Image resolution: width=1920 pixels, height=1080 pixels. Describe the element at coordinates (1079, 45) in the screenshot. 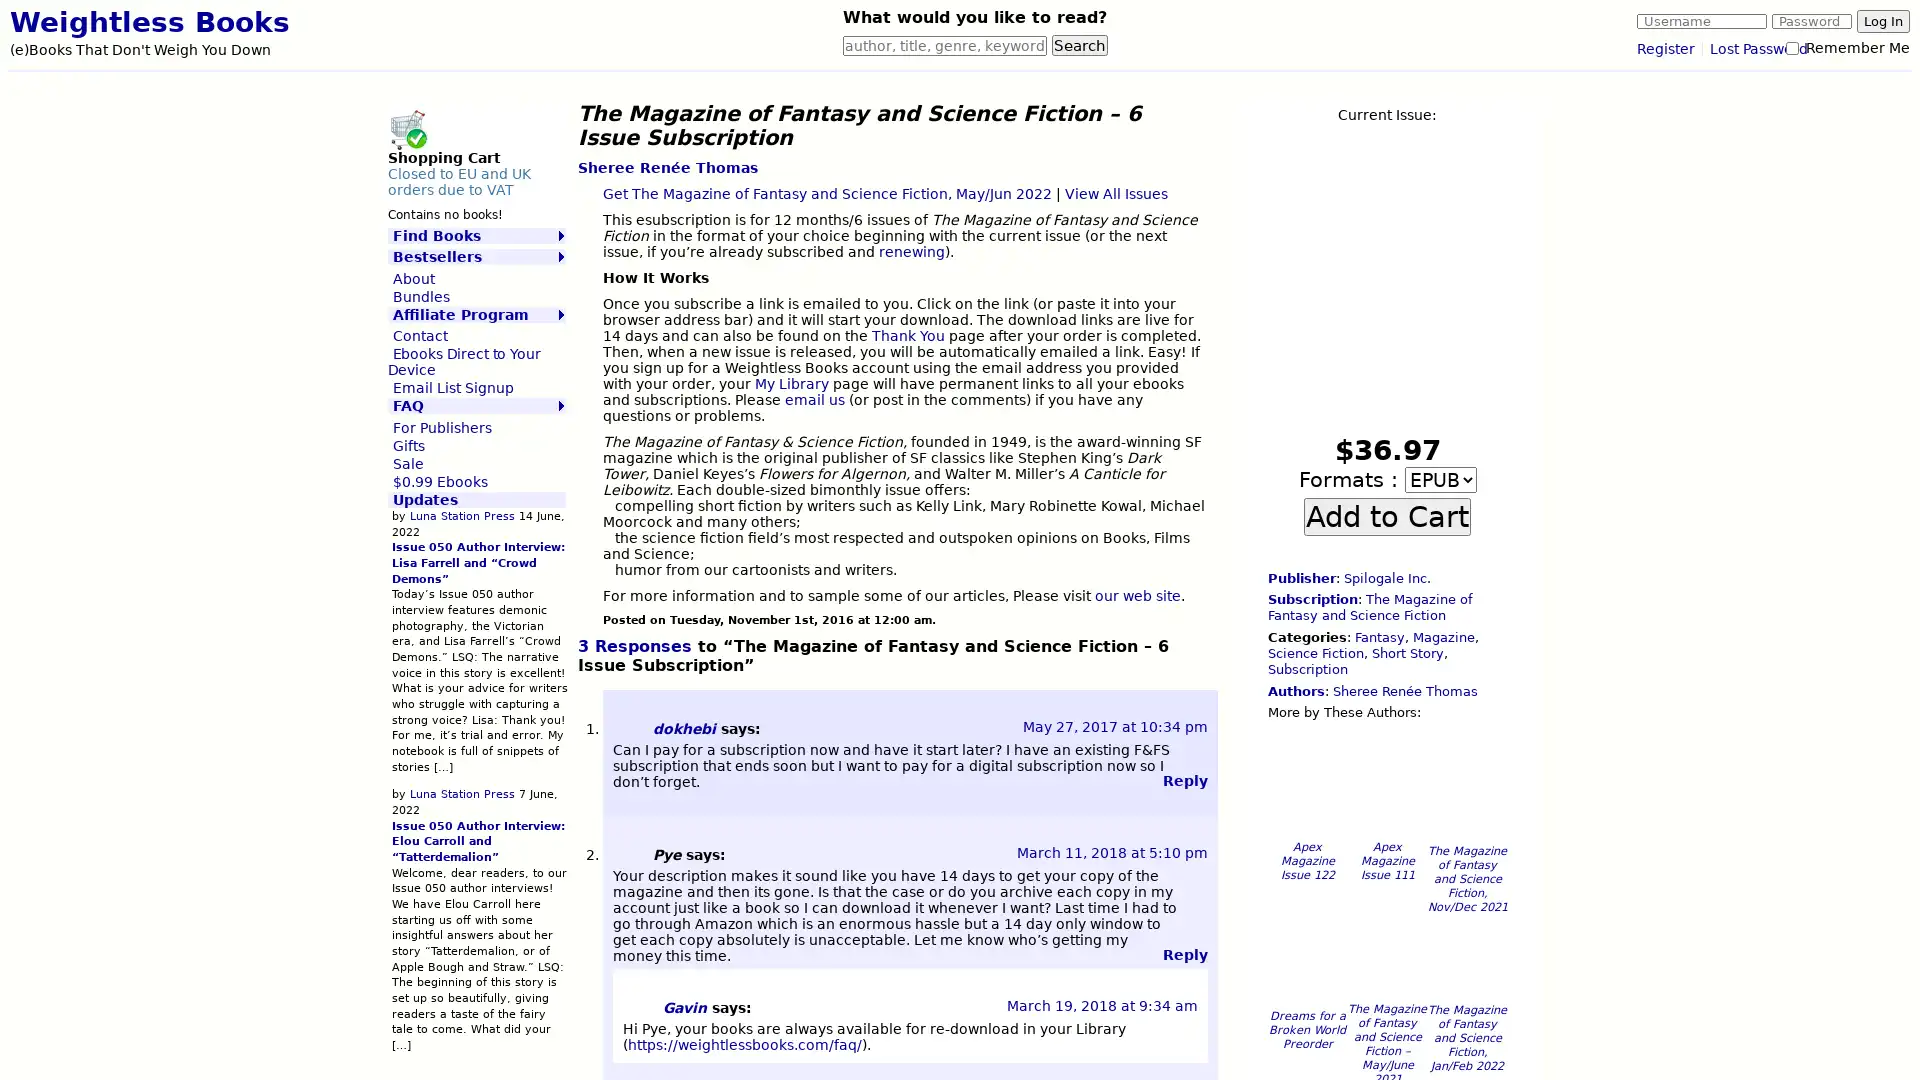

I see `Search` at that location.